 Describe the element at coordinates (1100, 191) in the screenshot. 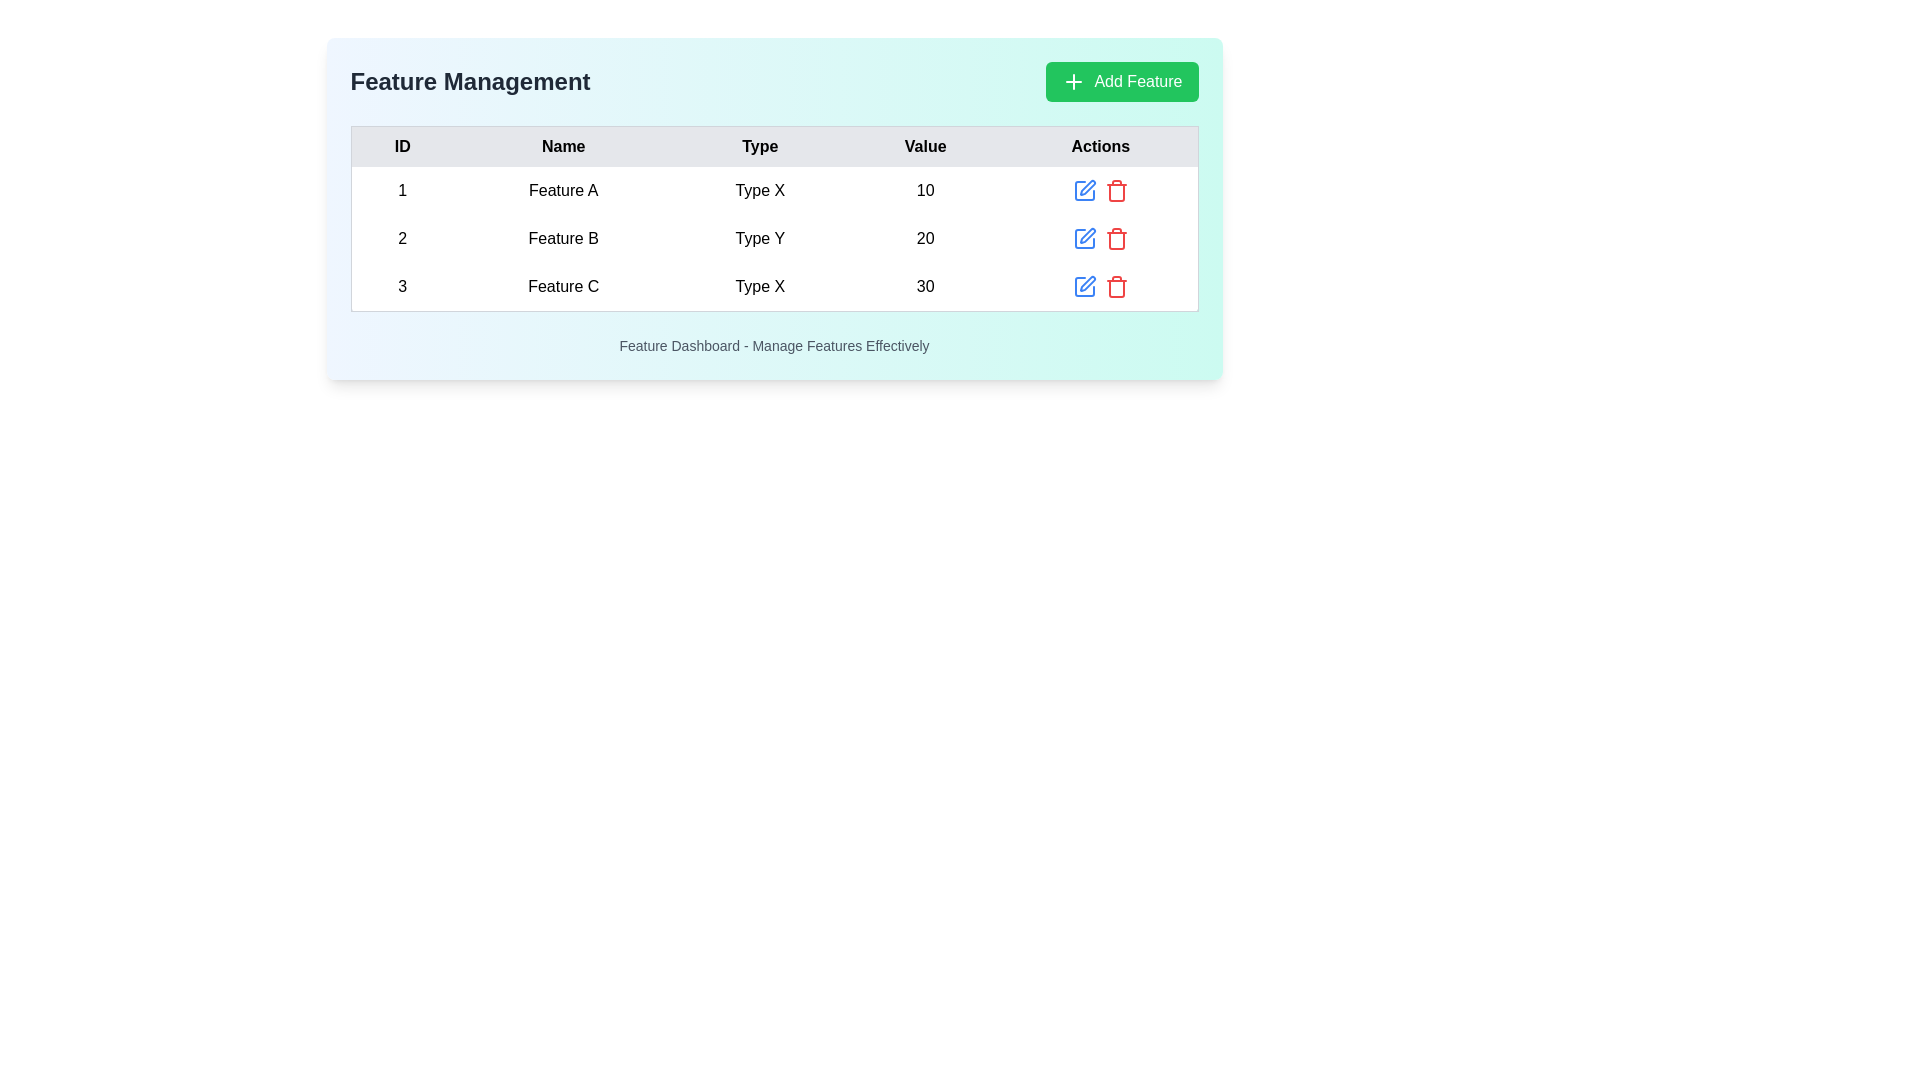

I see `the blue pencil icon in the Interactive control group located in the rightmost column of the first row to initiate editing of the row corresponding to 'Feature A'` at that location.